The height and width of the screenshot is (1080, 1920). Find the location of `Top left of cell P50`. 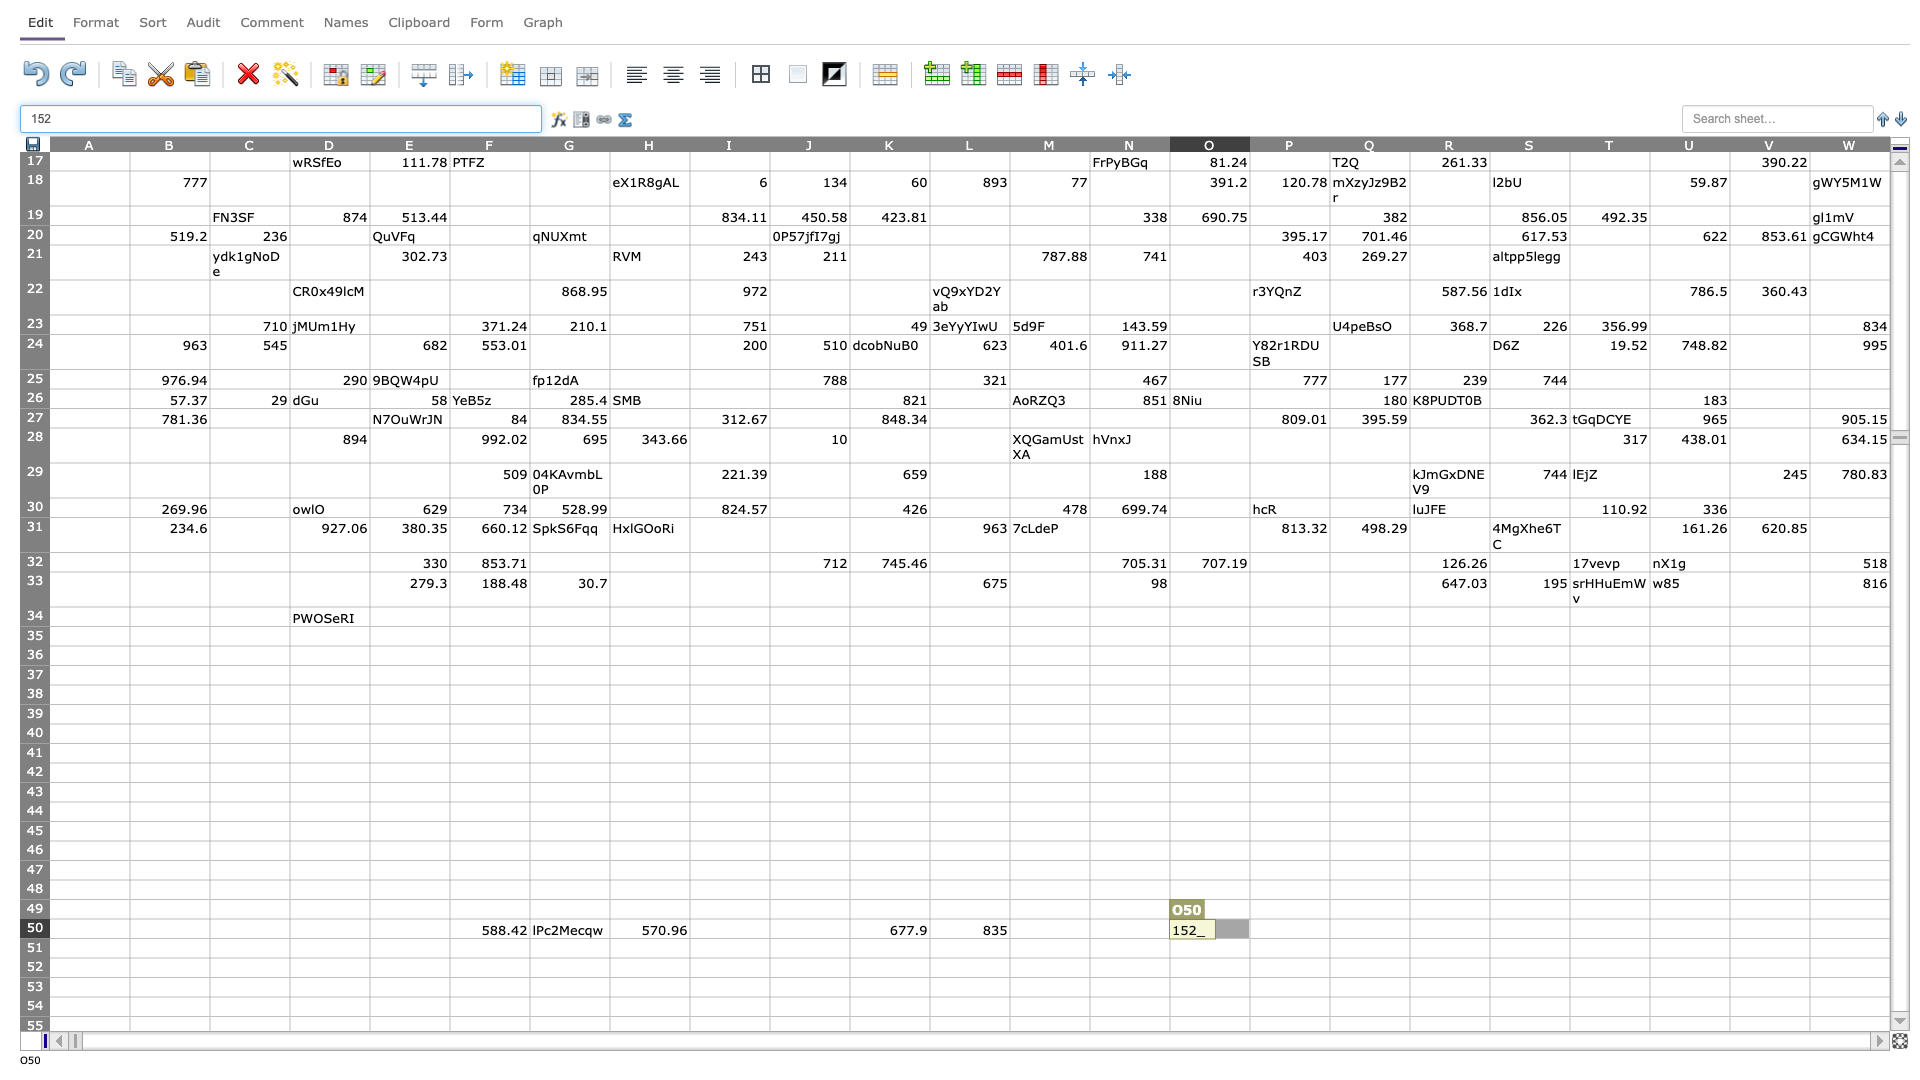

Top left of cell P50 is located at coordinates (1248, 918).